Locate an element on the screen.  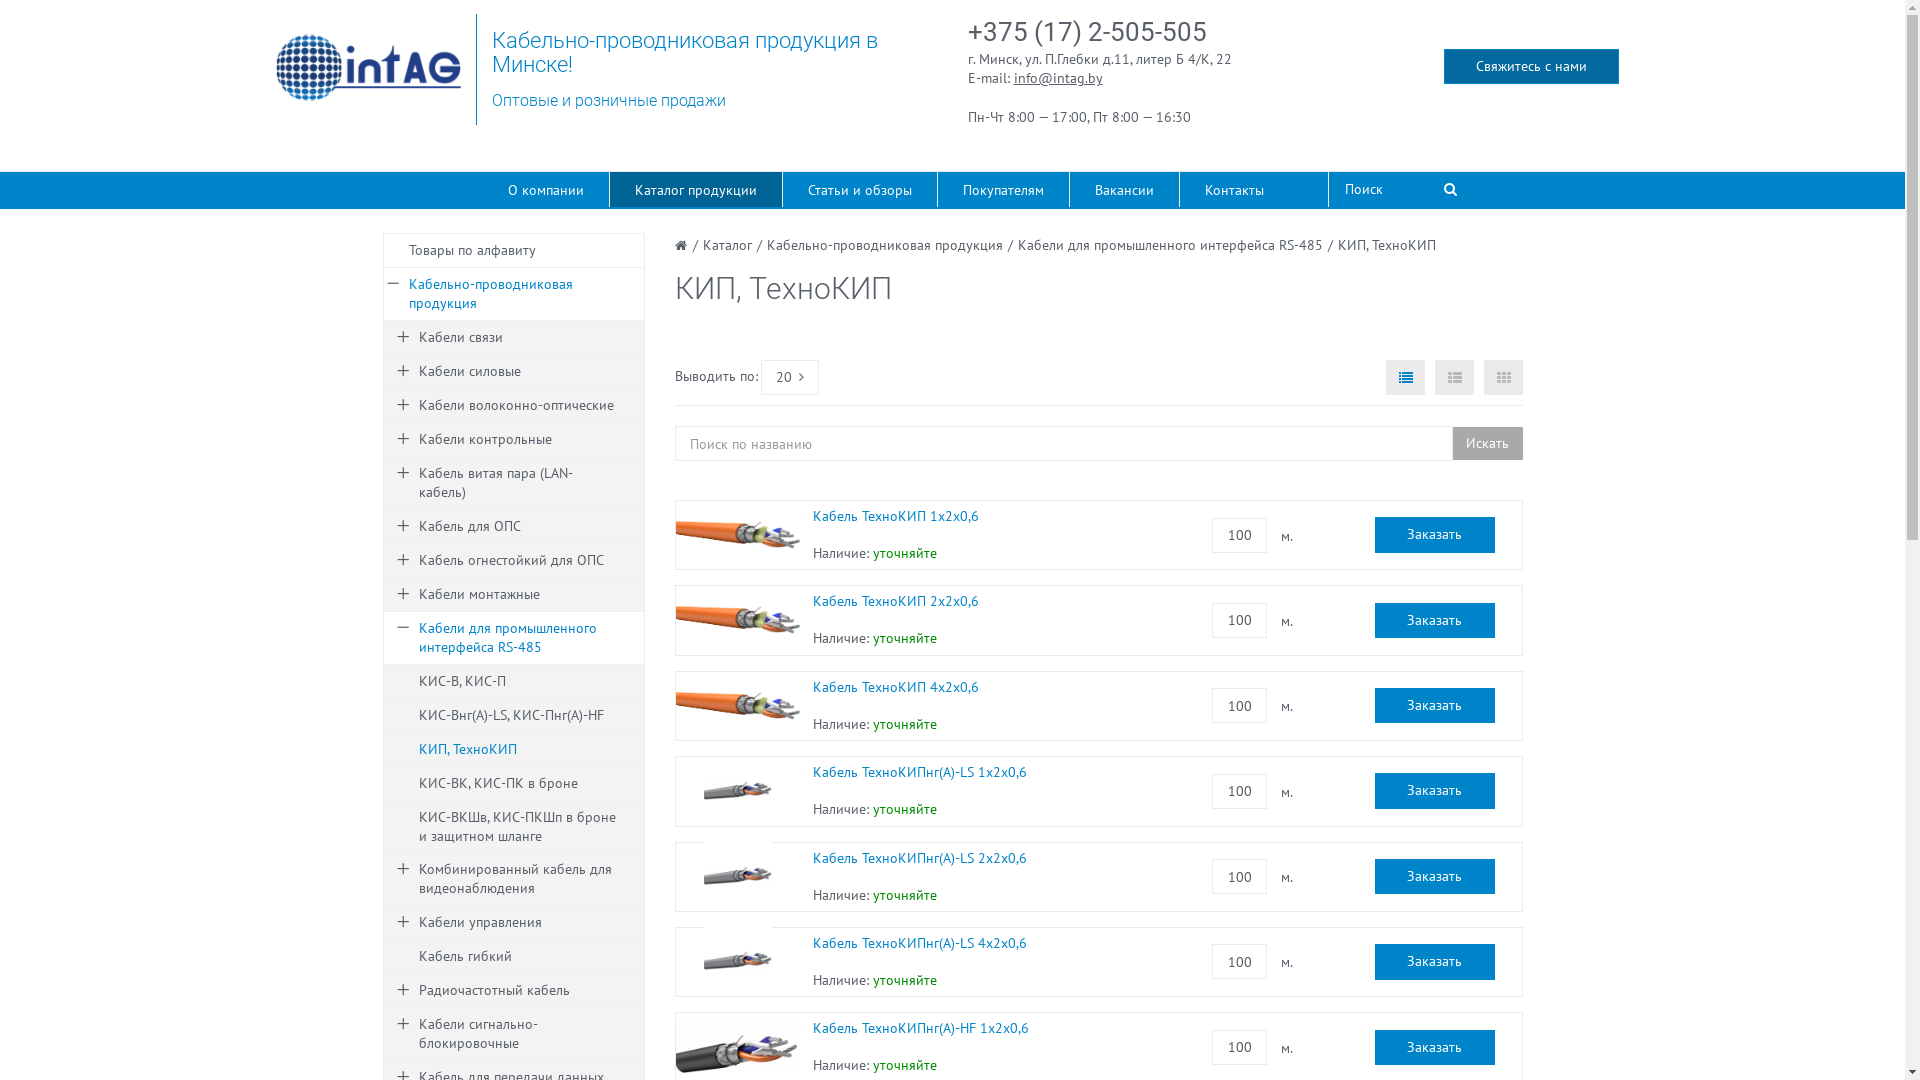
'20' is located at coordinates (789, 377).